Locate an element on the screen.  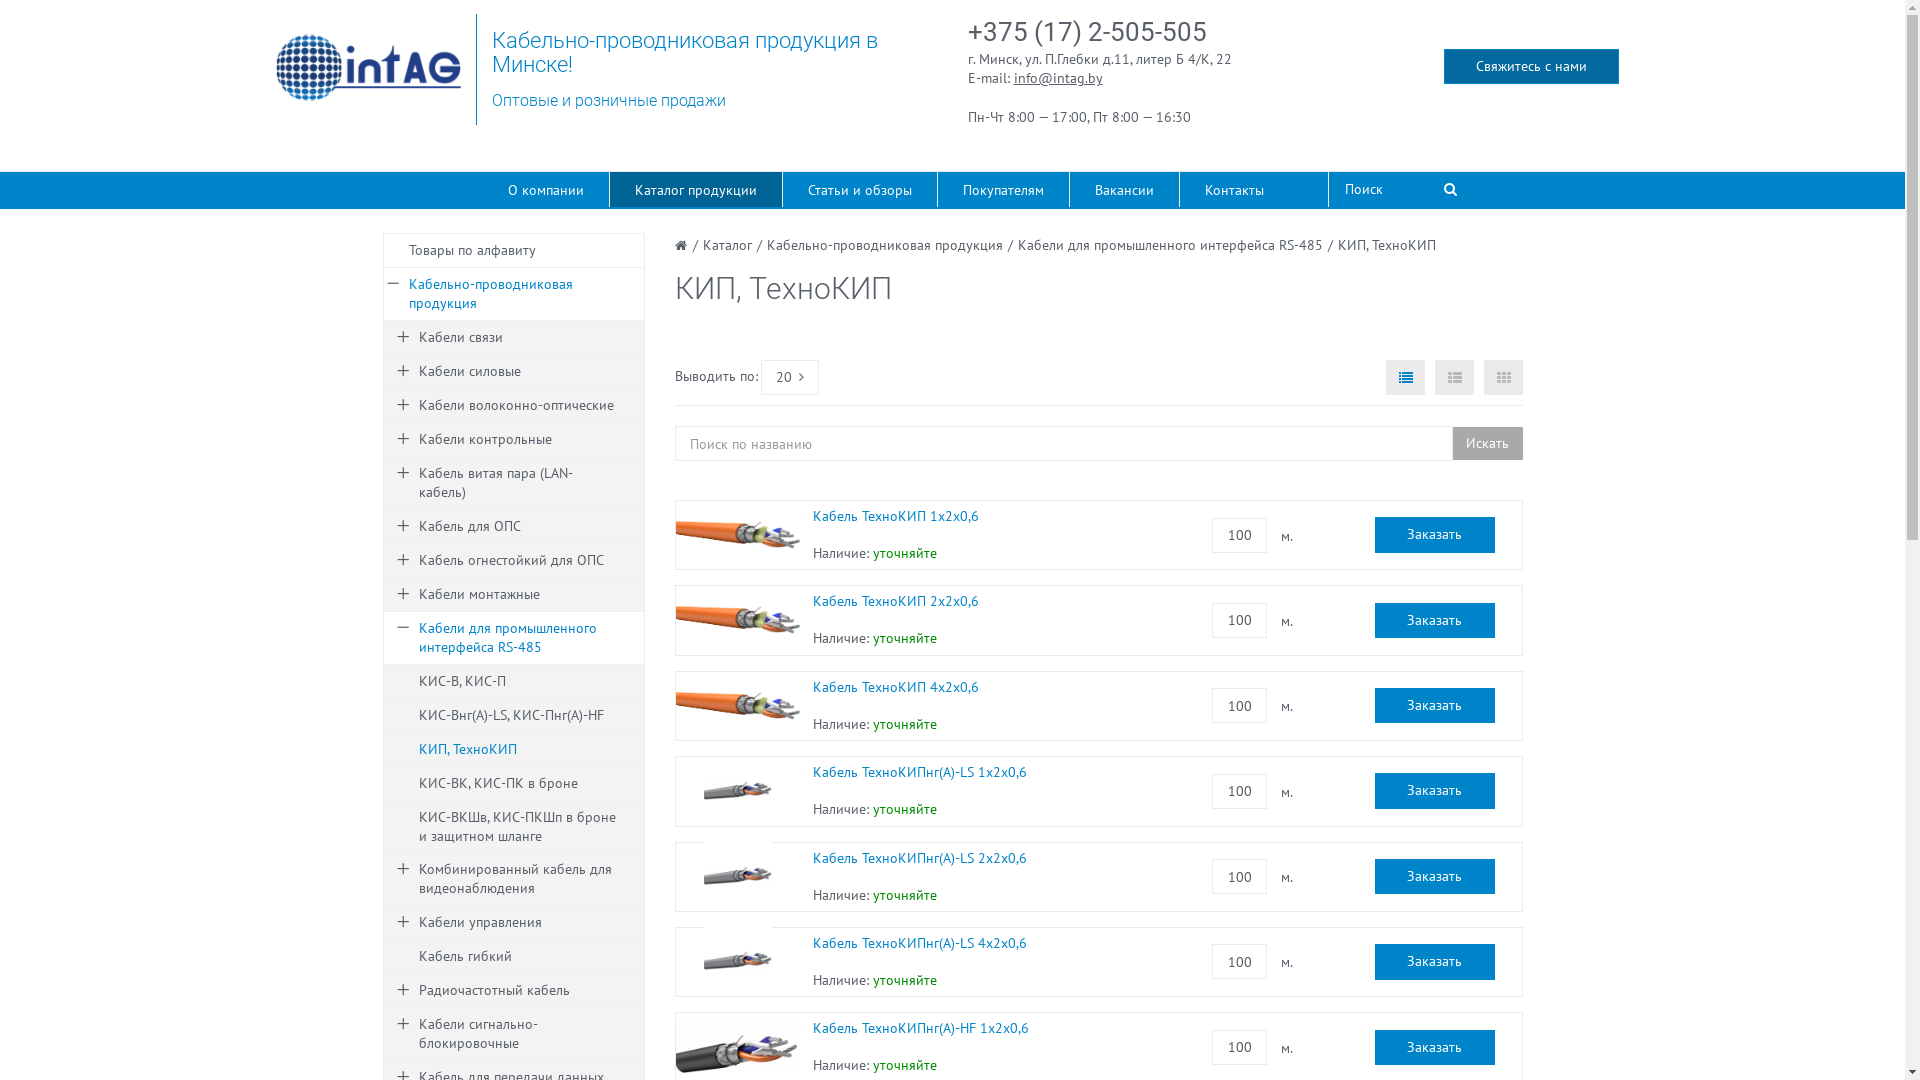
'20' is located at coordinates (789, 377).